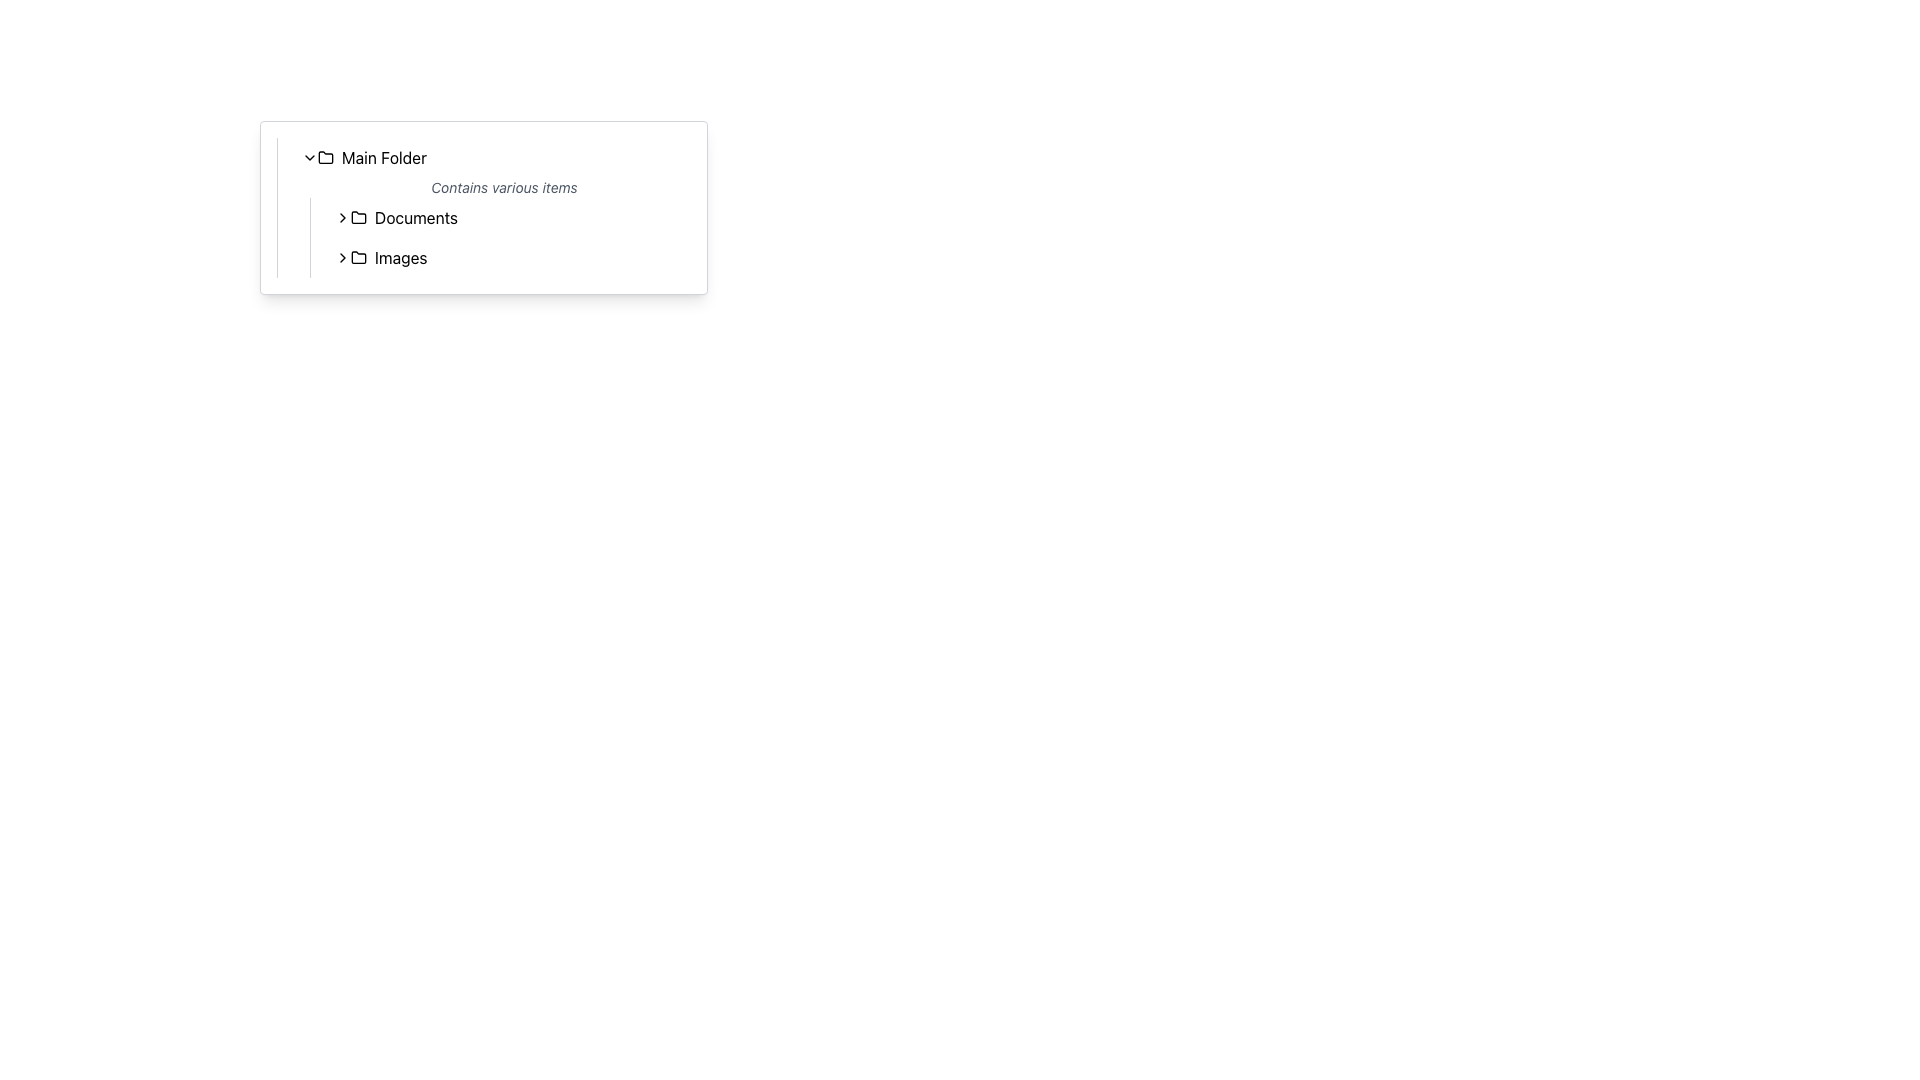 This screenshot has width=1920, height=1080. Describe the element at coordinates (359, 257) in the screenshot. I see `the small folder icon located next` at that location.